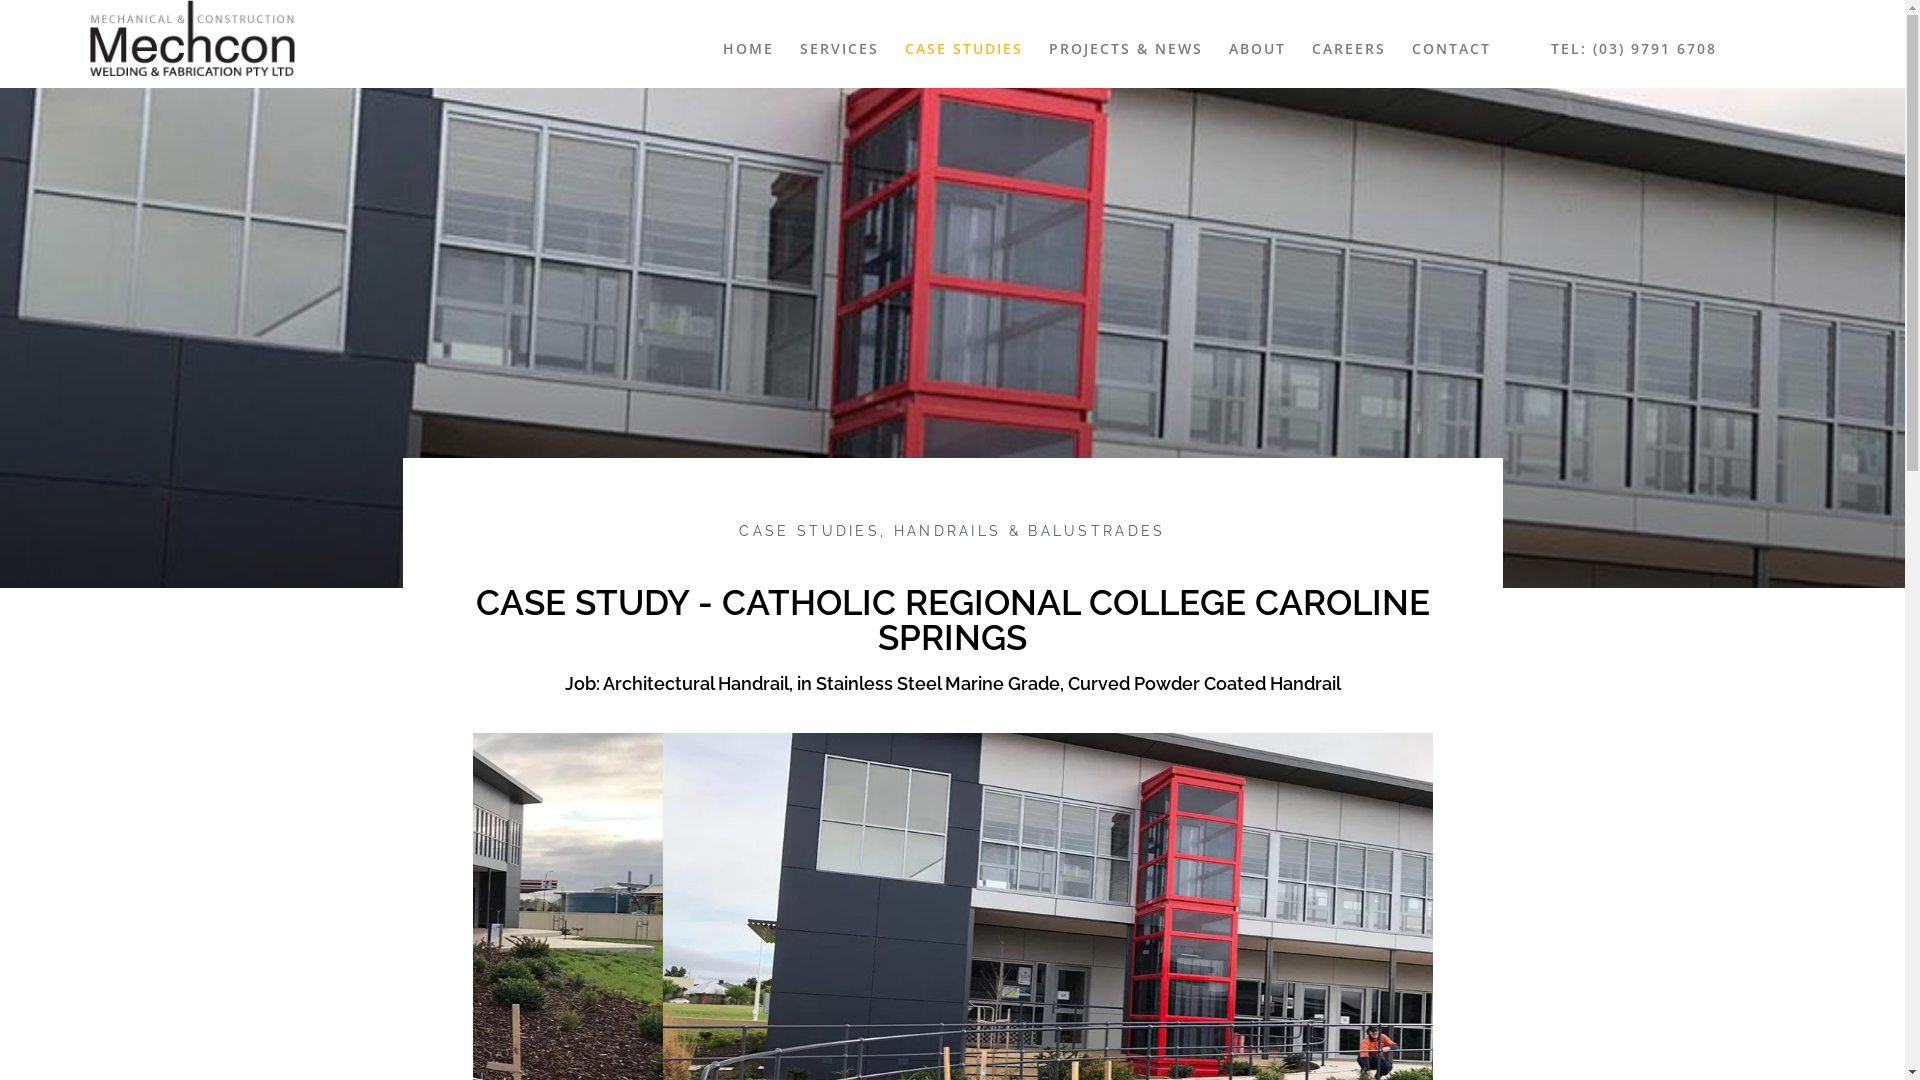  I want to click on 'HANDRAILS & BALUSTRADES', so click(892, 530).